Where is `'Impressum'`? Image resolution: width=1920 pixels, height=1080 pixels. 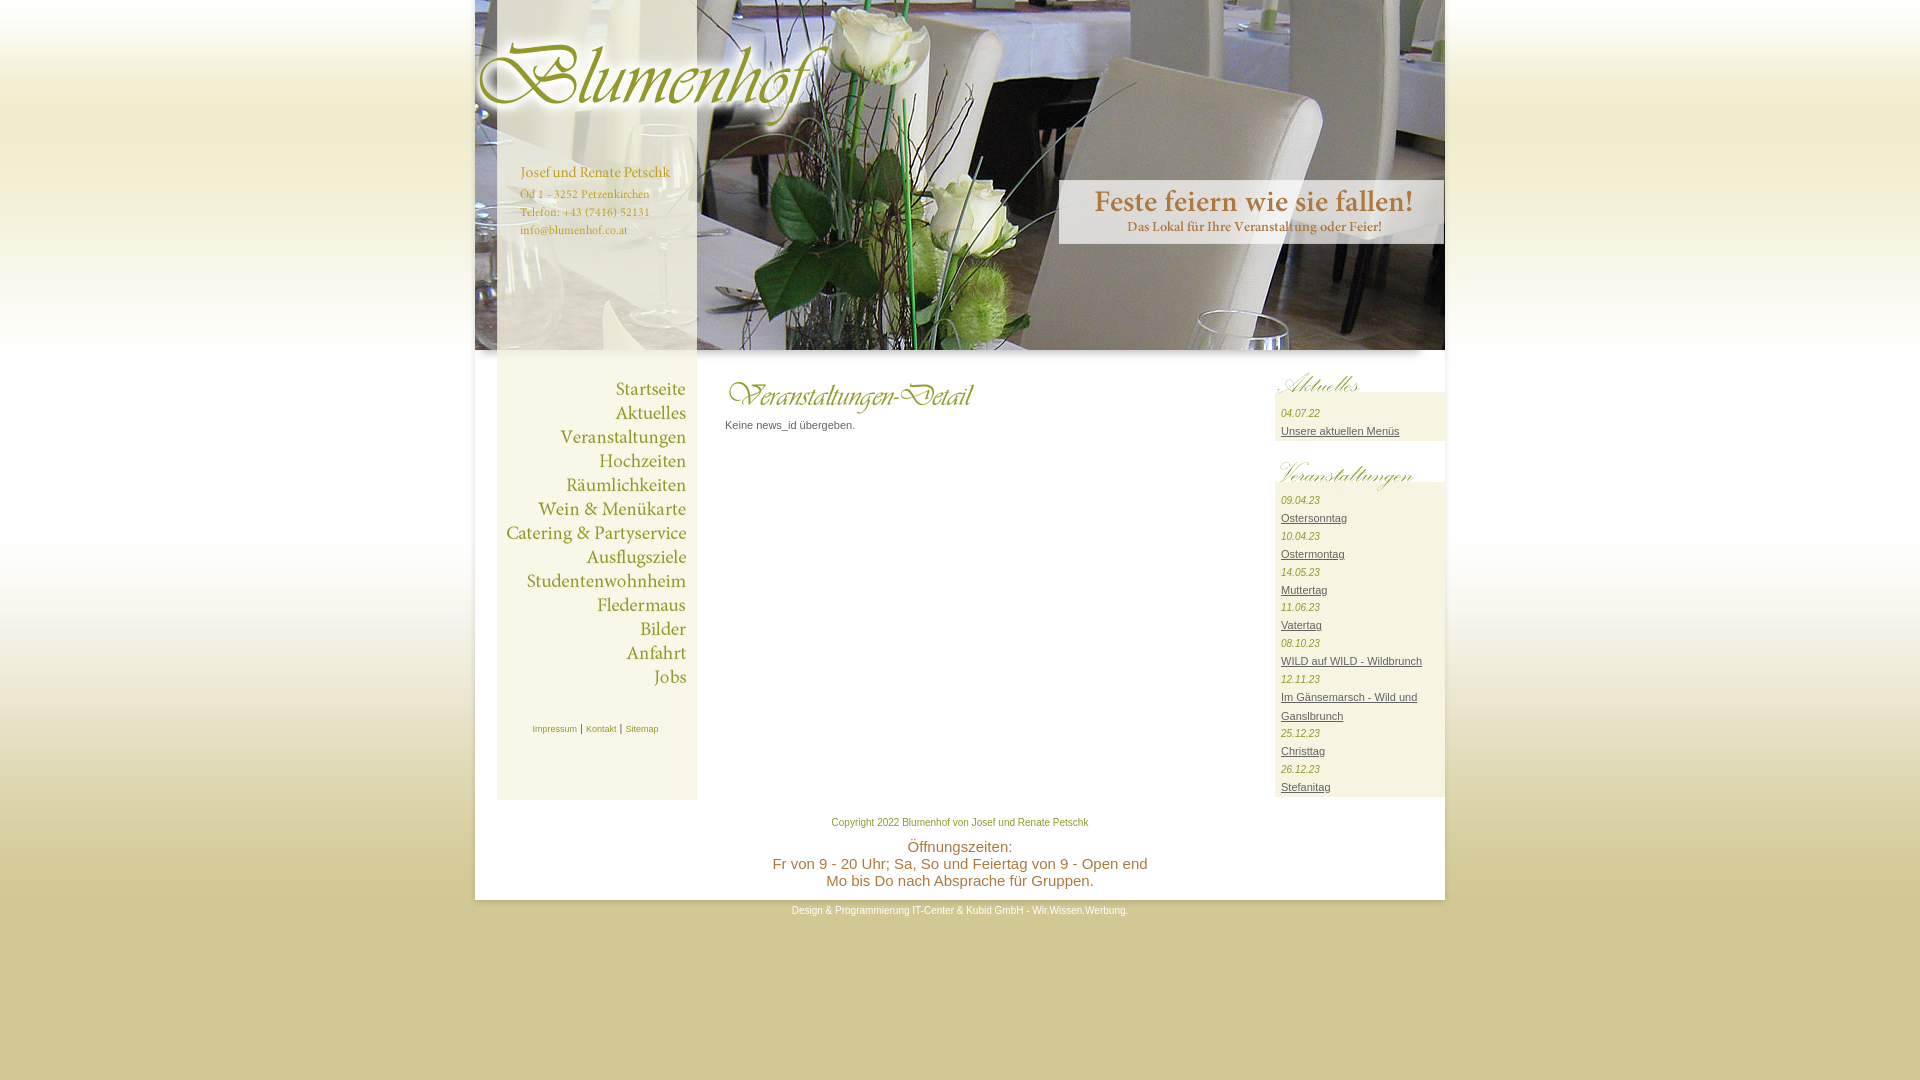
'Impressum' is located at coordinates (532, 729).